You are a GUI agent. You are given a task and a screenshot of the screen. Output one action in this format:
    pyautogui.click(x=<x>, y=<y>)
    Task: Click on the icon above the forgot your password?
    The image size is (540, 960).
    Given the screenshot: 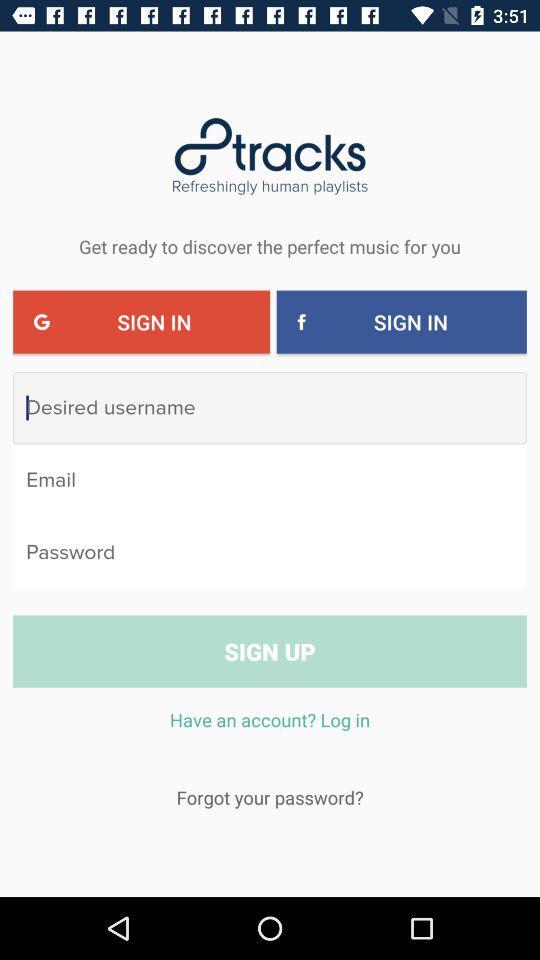 What is the action you would take?
    pyautogui.click(x=270, y=728)
    